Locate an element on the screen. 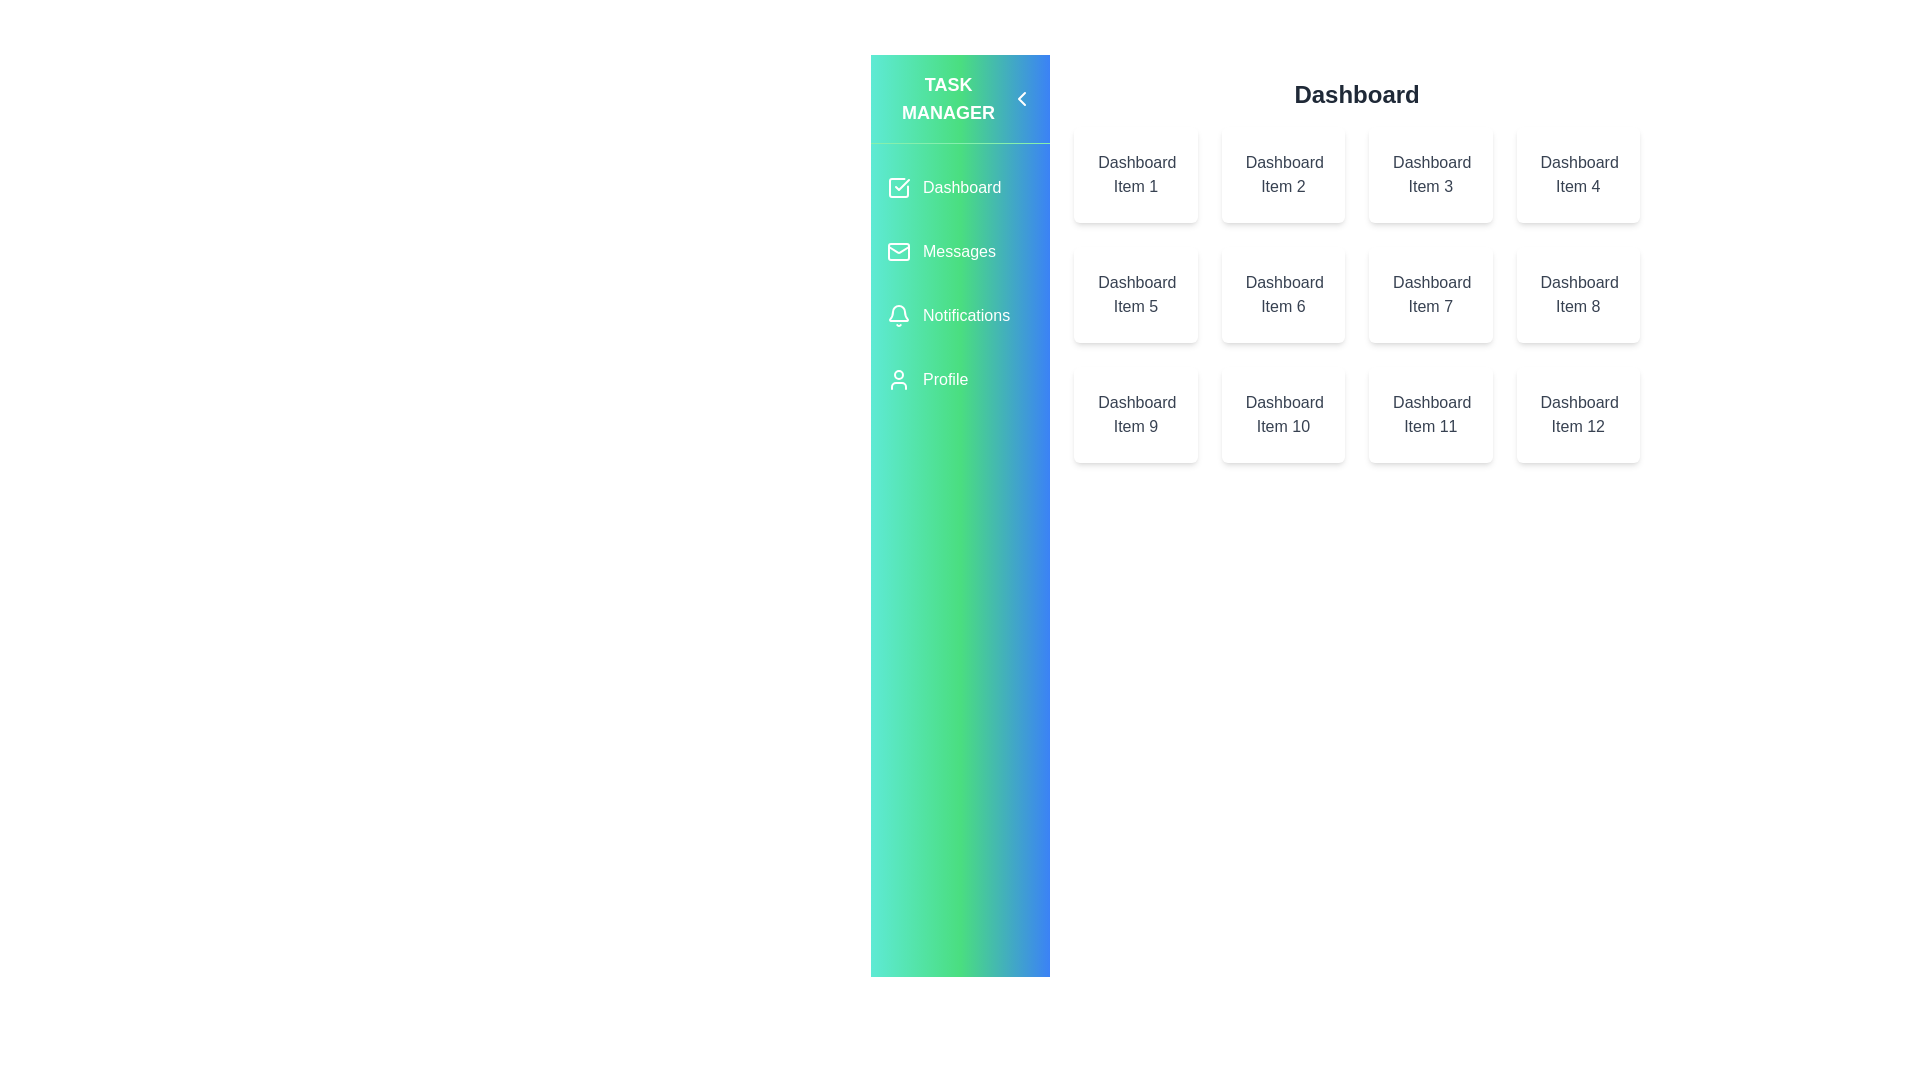 Image resolution: width=1920 pixels, height=1080 pixels. the Profile section in the sidebar is located at coordinates (960, 380).